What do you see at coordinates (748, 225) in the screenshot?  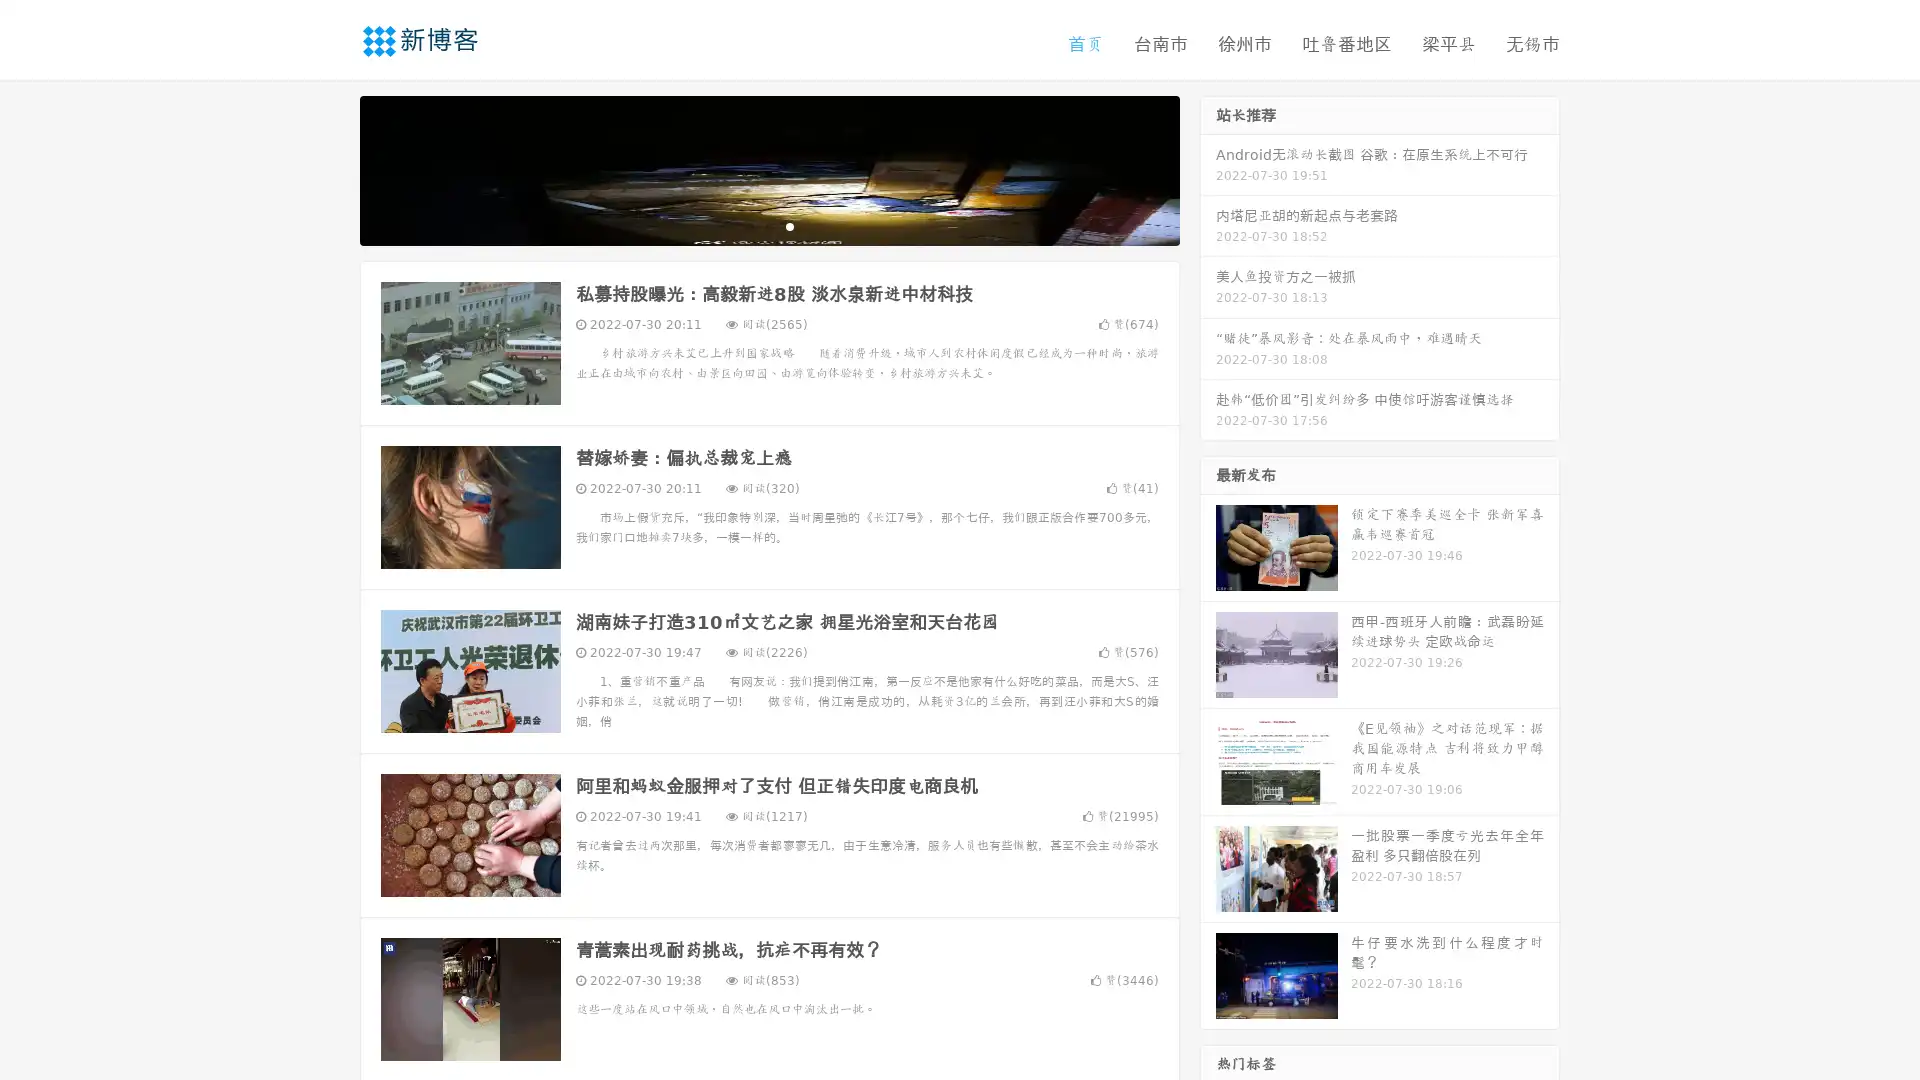 I see `Go to slide 1` at bounding box center [748, 225].